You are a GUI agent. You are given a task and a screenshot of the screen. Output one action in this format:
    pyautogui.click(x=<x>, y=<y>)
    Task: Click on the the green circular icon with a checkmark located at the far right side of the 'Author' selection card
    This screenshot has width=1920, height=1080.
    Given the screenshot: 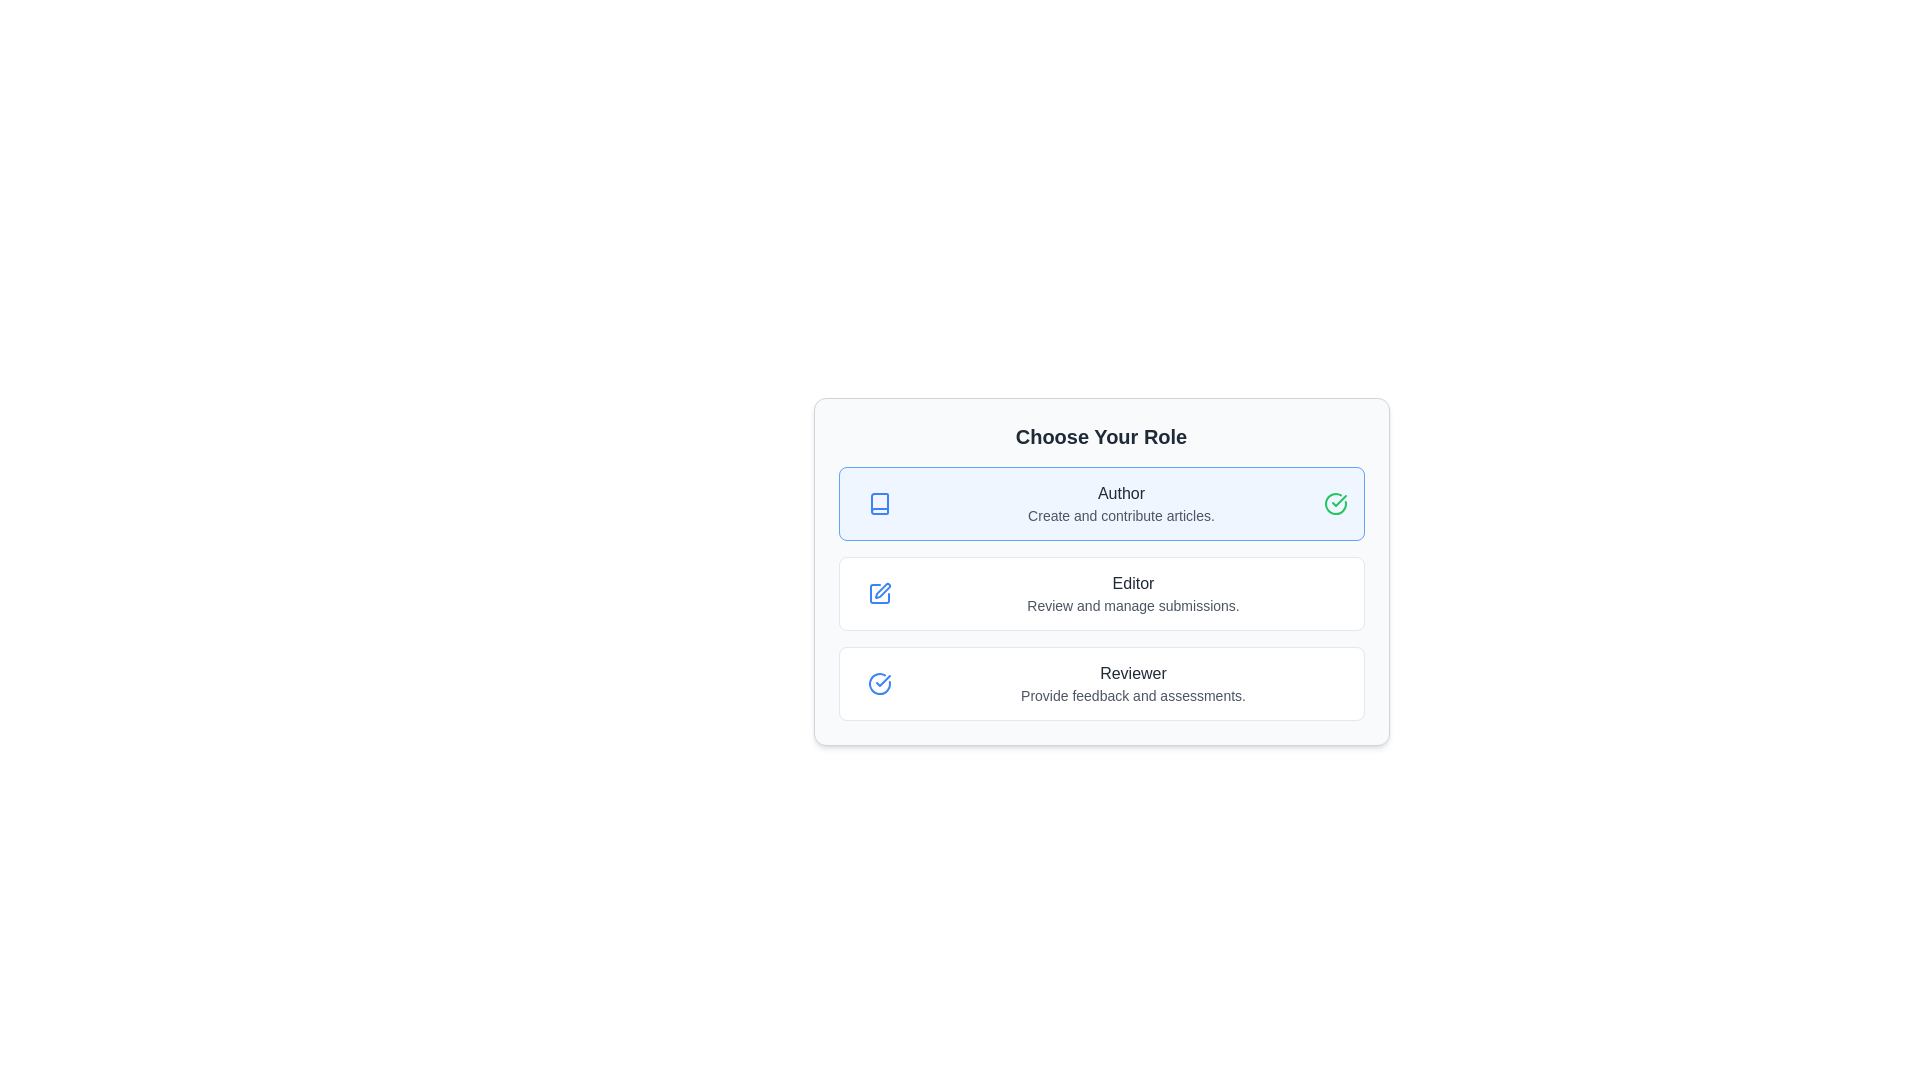 What is the action you would take?
    pyautogui.click(x=1335, y=503)
    